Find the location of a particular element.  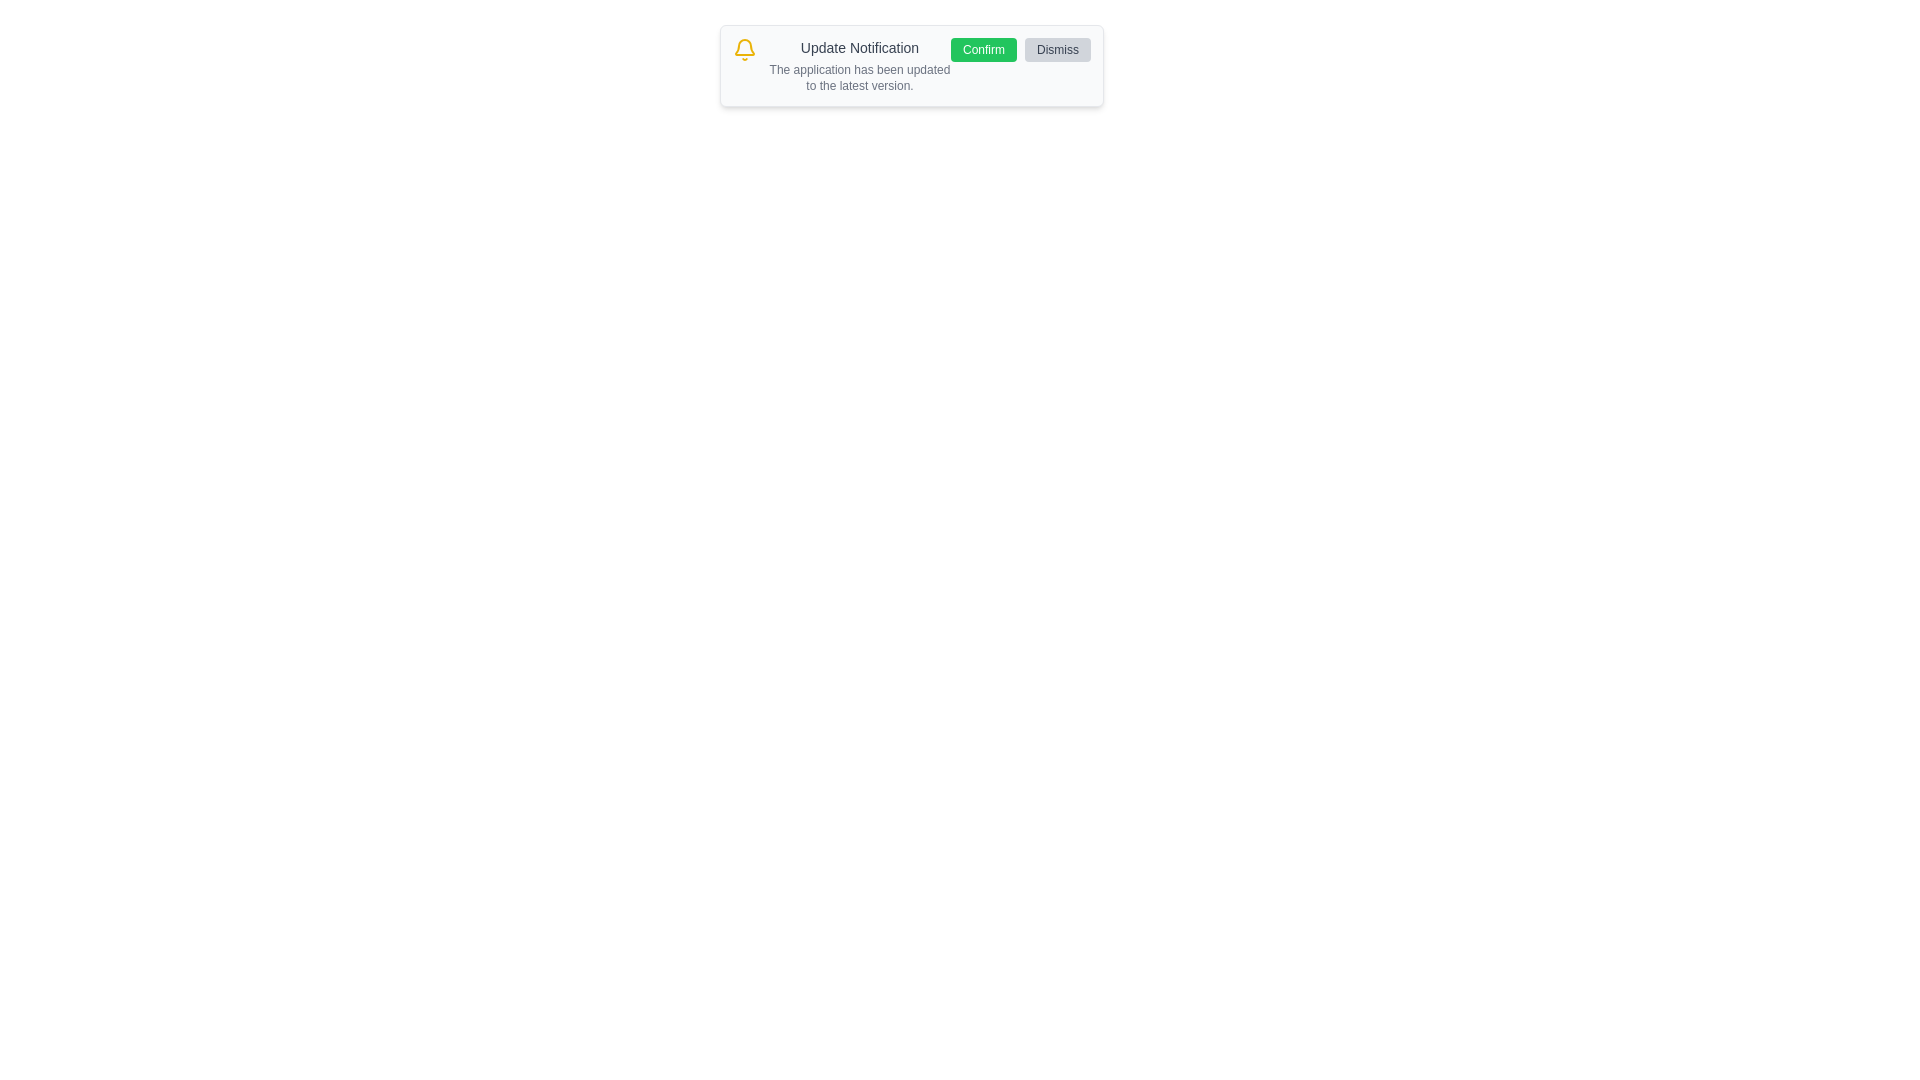

the bell icon with a yellow outline located in the top-left corner of the notification dialog is located at coordinates (743, 46).